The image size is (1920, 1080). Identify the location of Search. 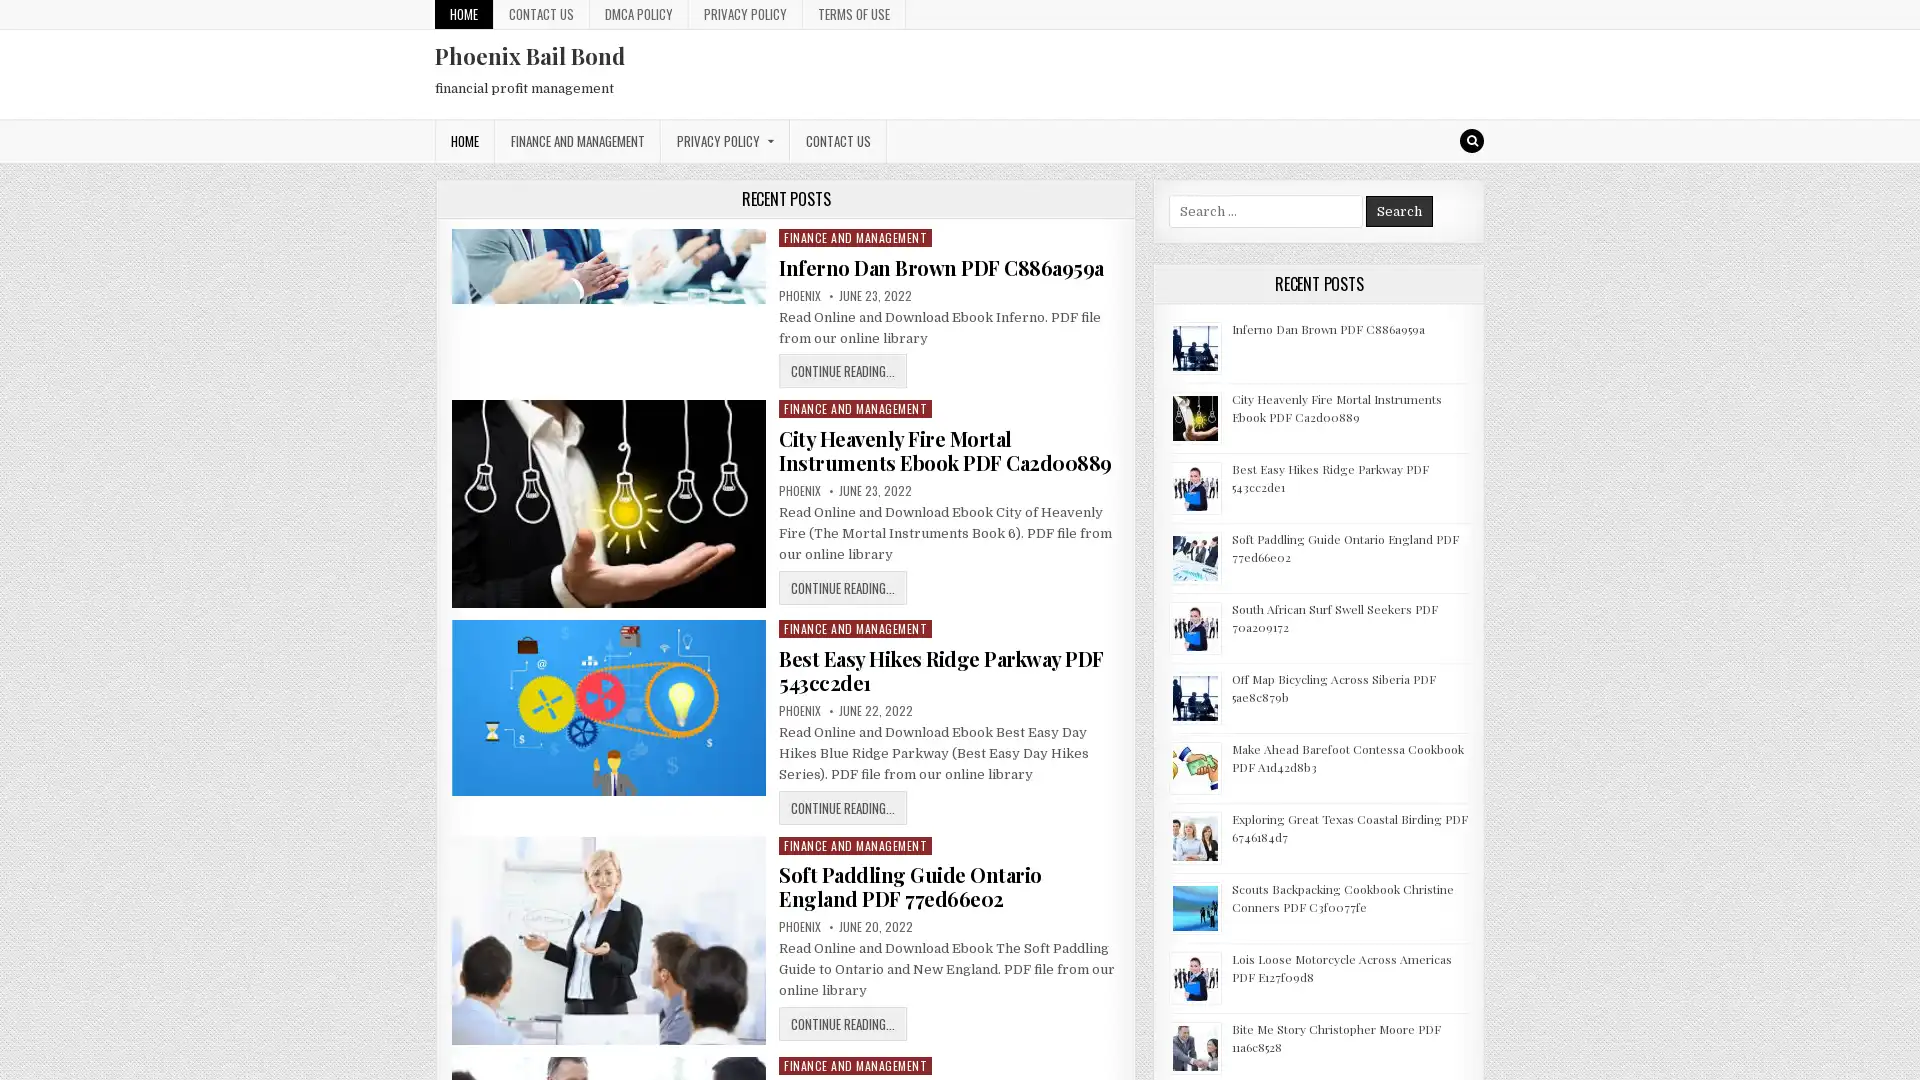
(1398, 211).